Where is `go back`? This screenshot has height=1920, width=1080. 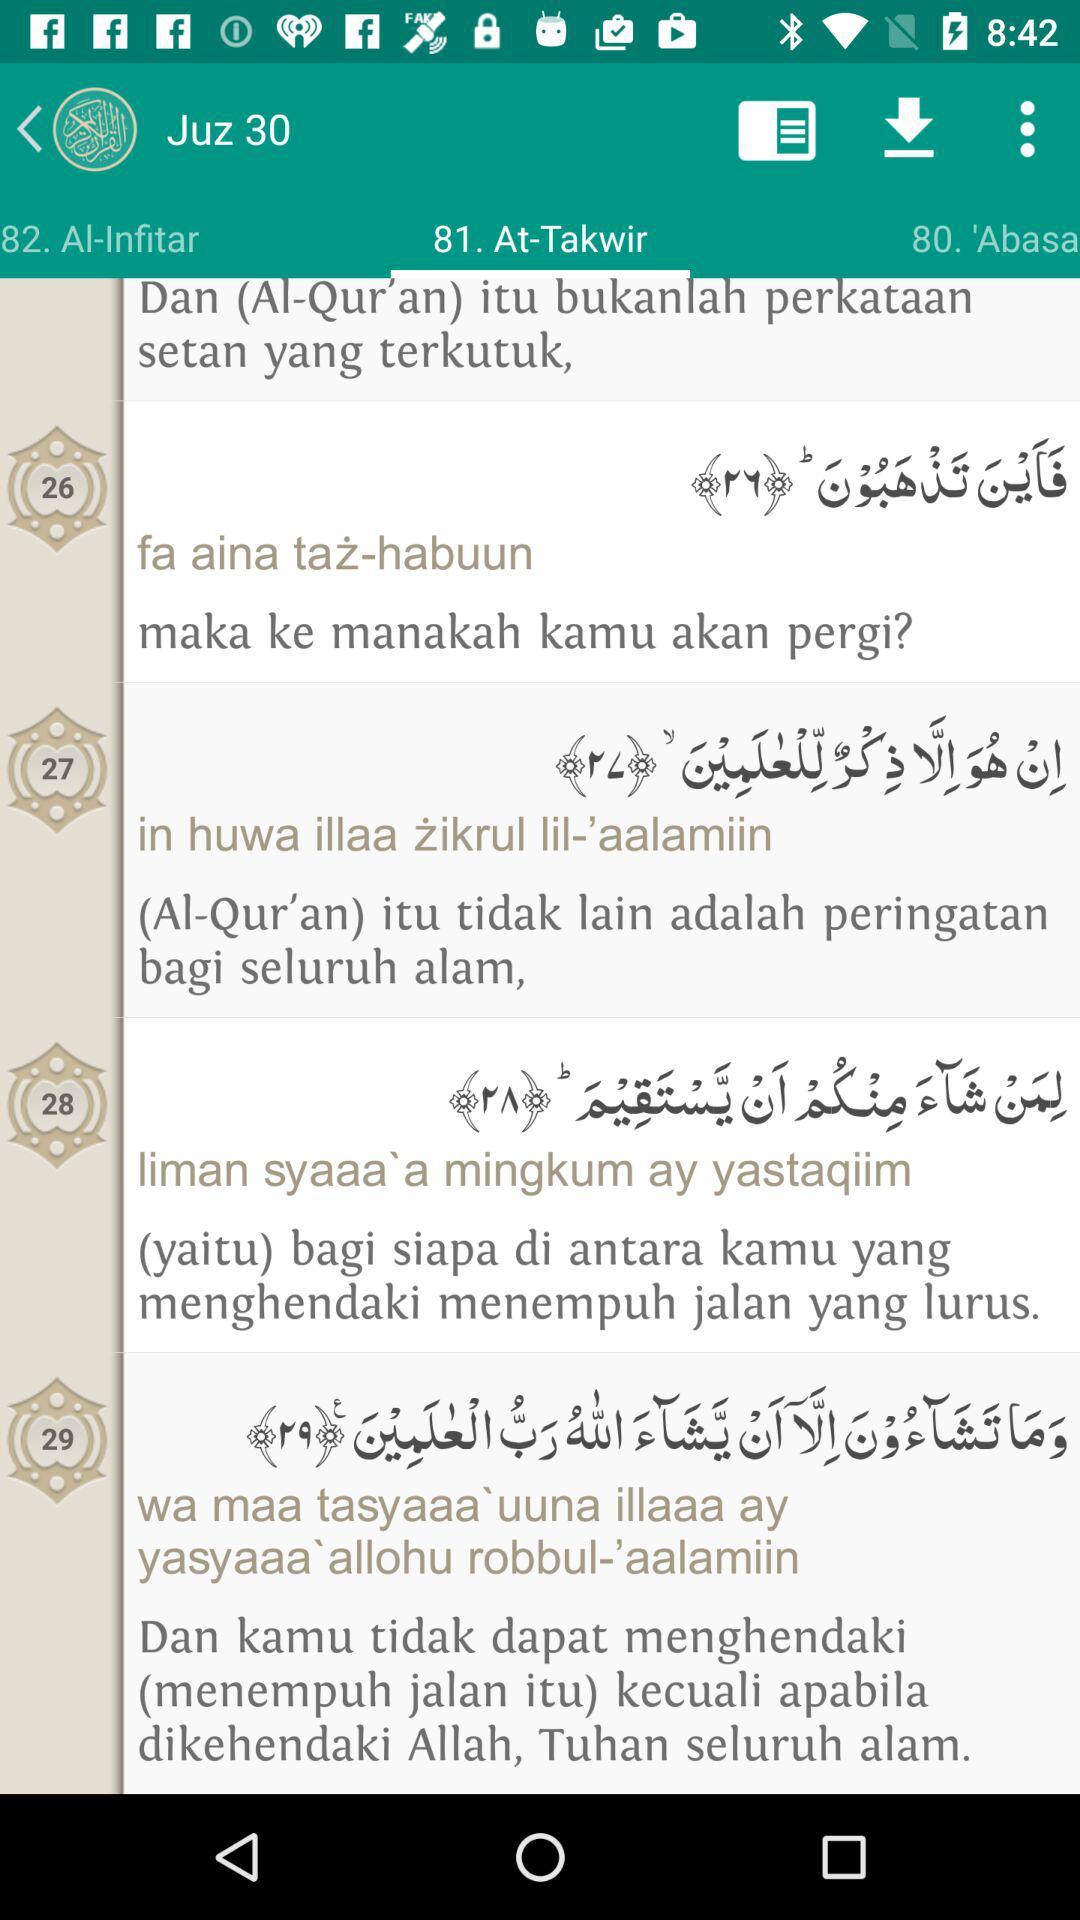 go back is located at coordinates (75, 127).